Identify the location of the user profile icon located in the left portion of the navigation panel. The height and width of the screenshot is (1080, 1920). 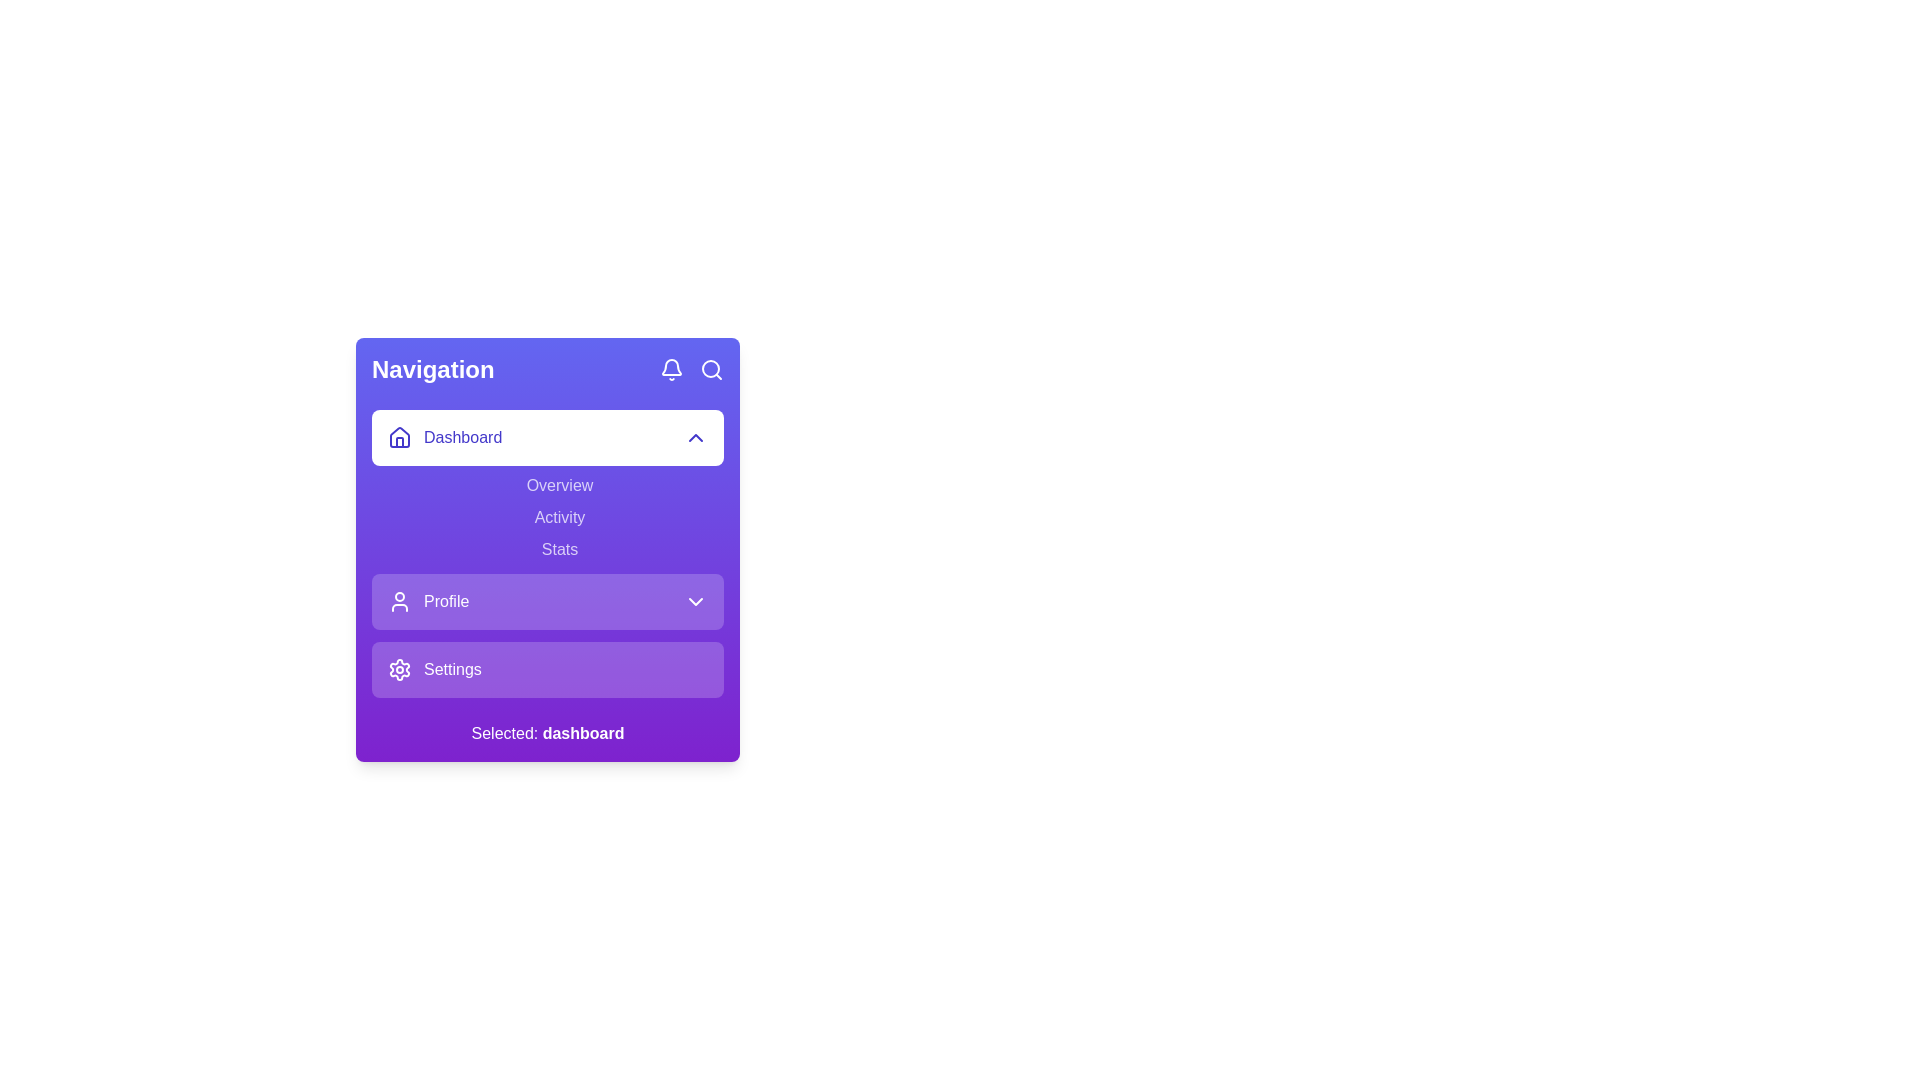
(399, 600).